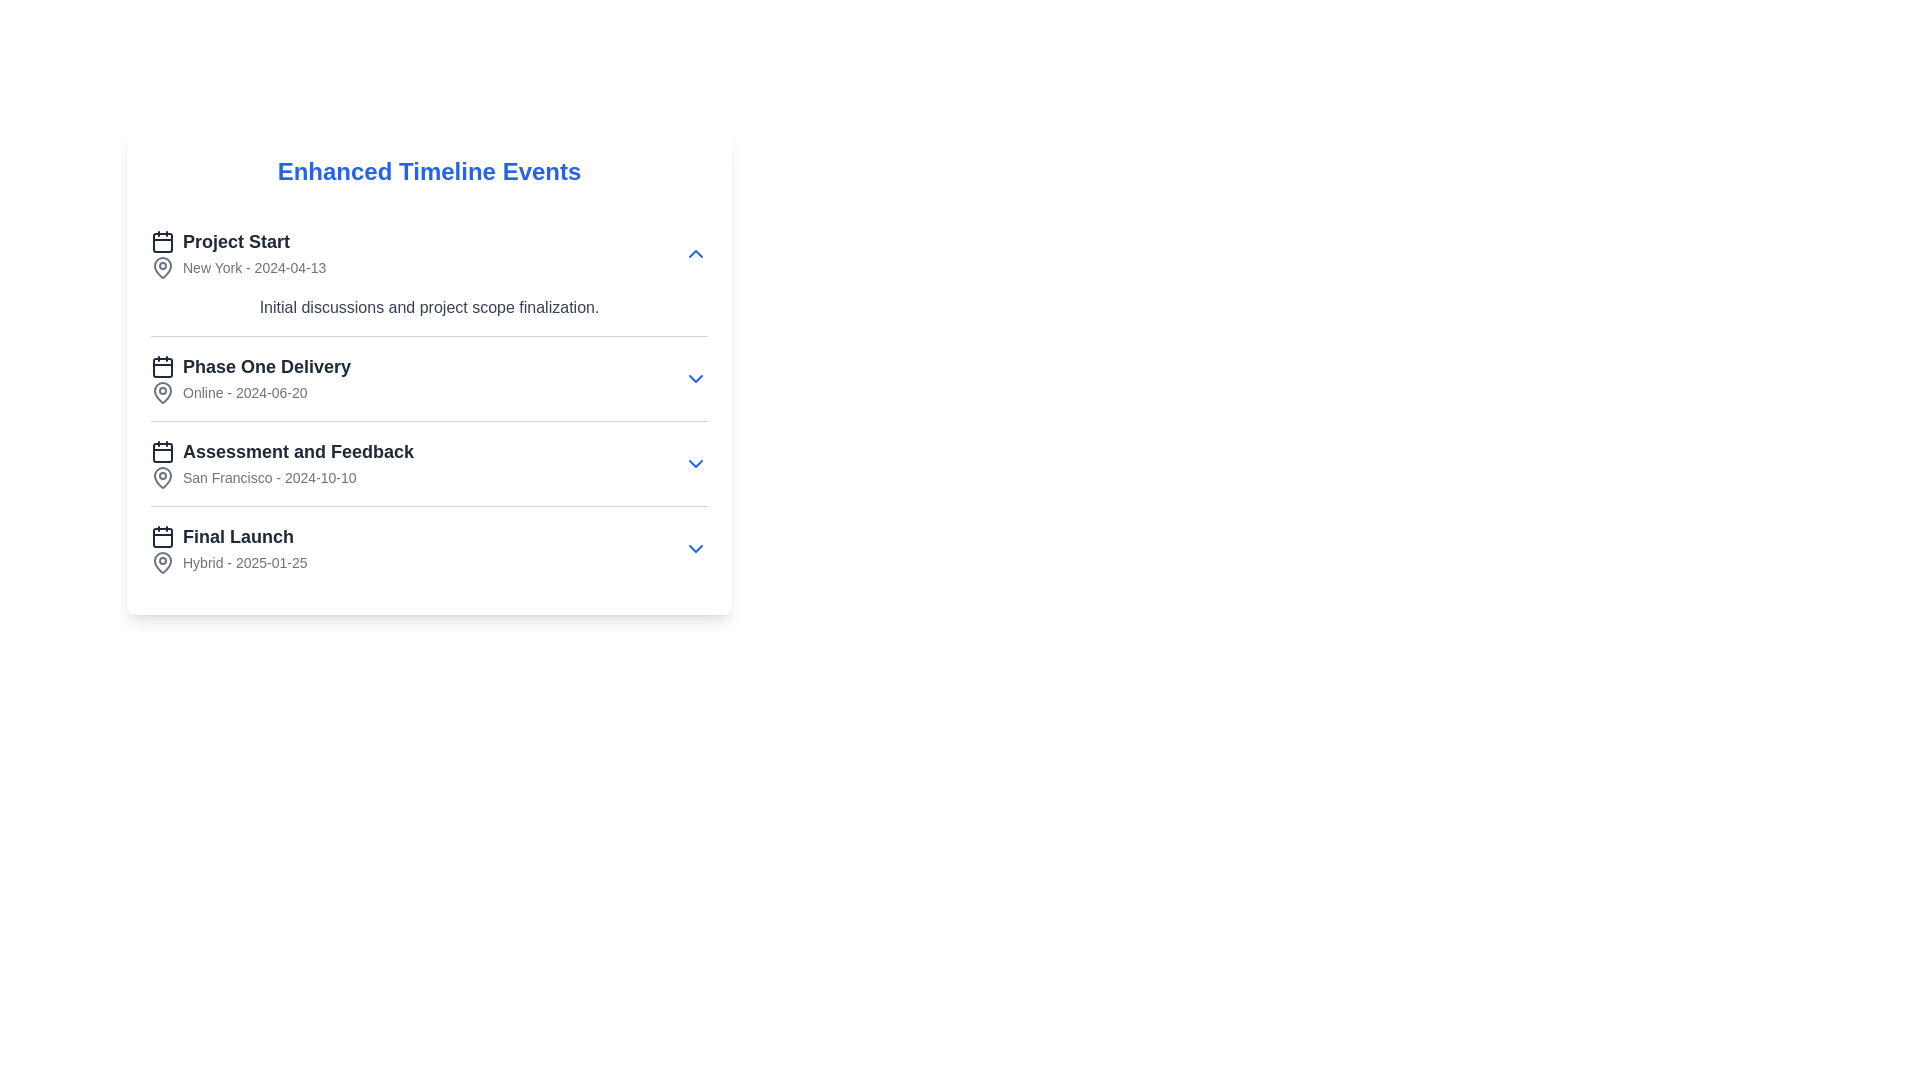  What do you see at coordinates (281, 451) in the screenshot?
I see `text content of the timeline event labeled 'Assessment and Feedback', which is the third event item in the list of timeline events` at bounding box center [281, 451].